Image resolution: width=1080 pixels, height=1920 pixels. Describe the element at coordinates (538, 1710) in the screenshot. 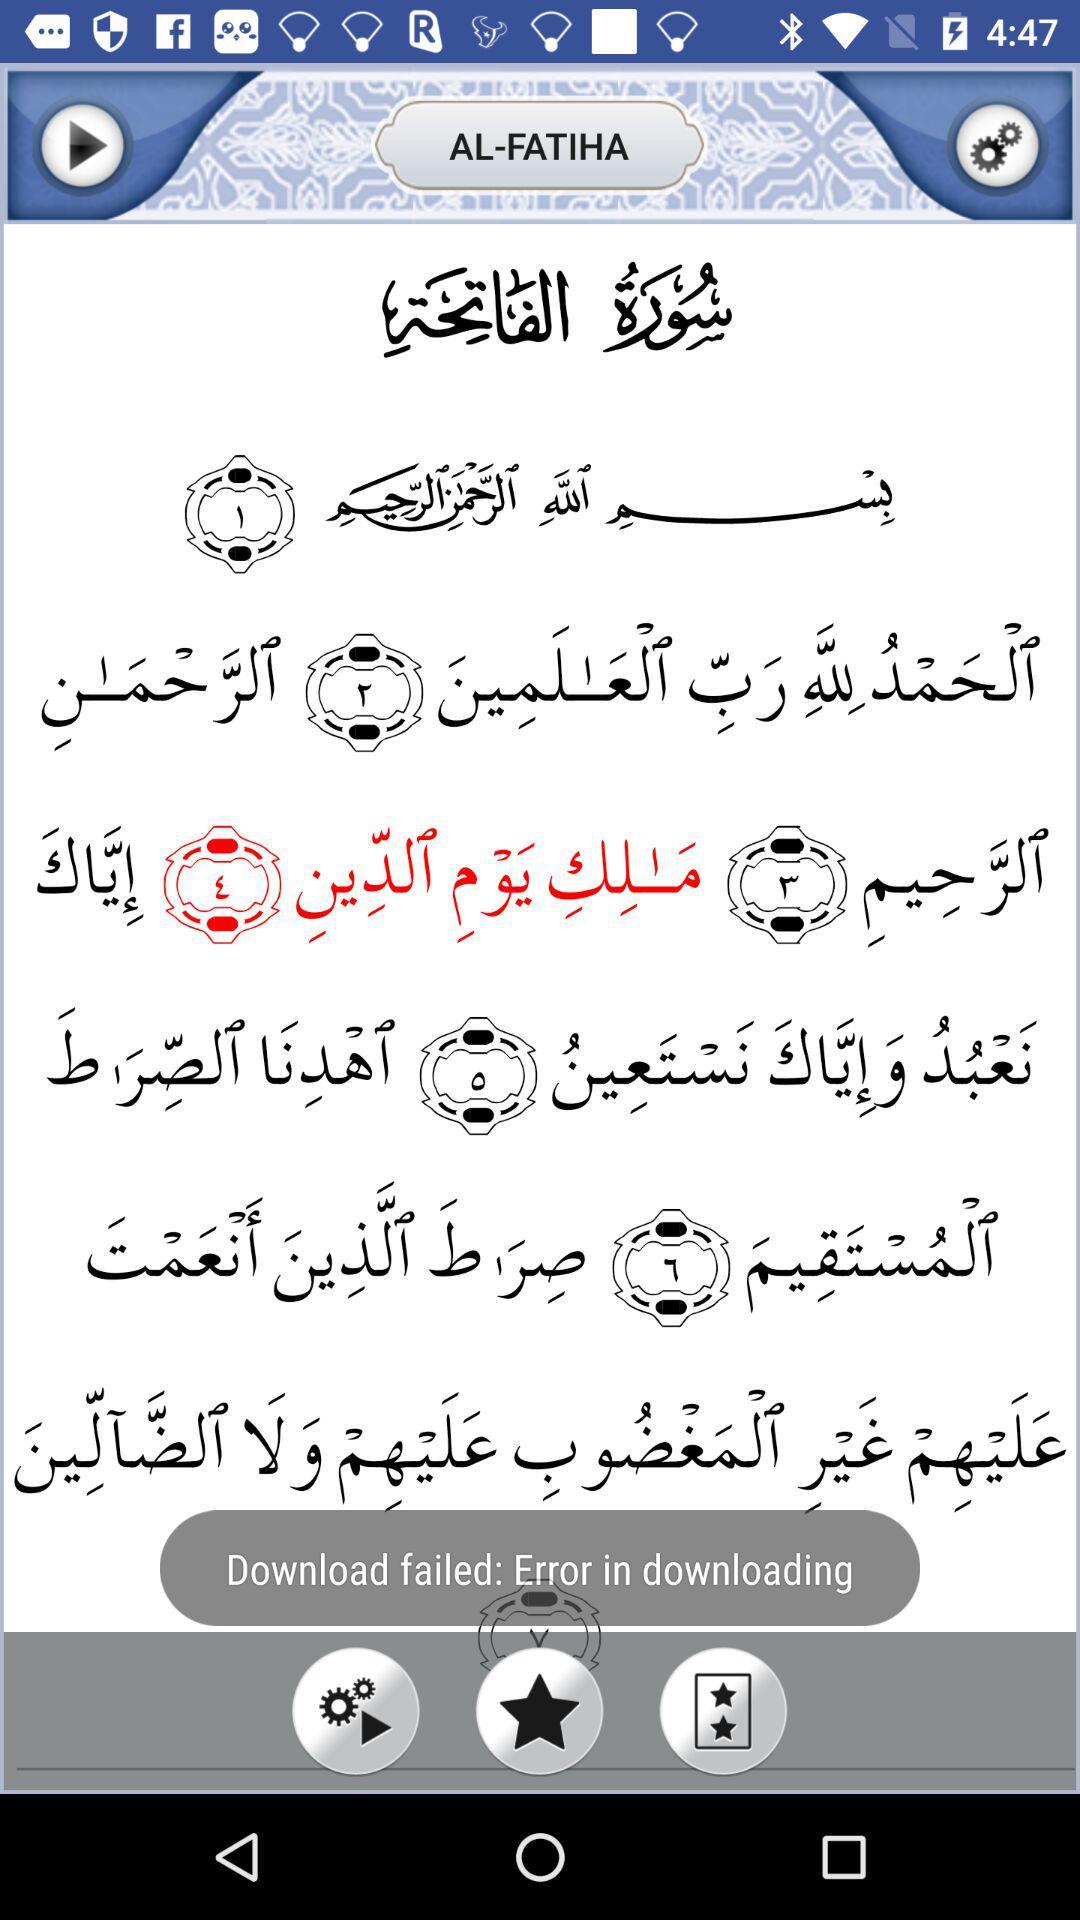

I see `item` at that location.